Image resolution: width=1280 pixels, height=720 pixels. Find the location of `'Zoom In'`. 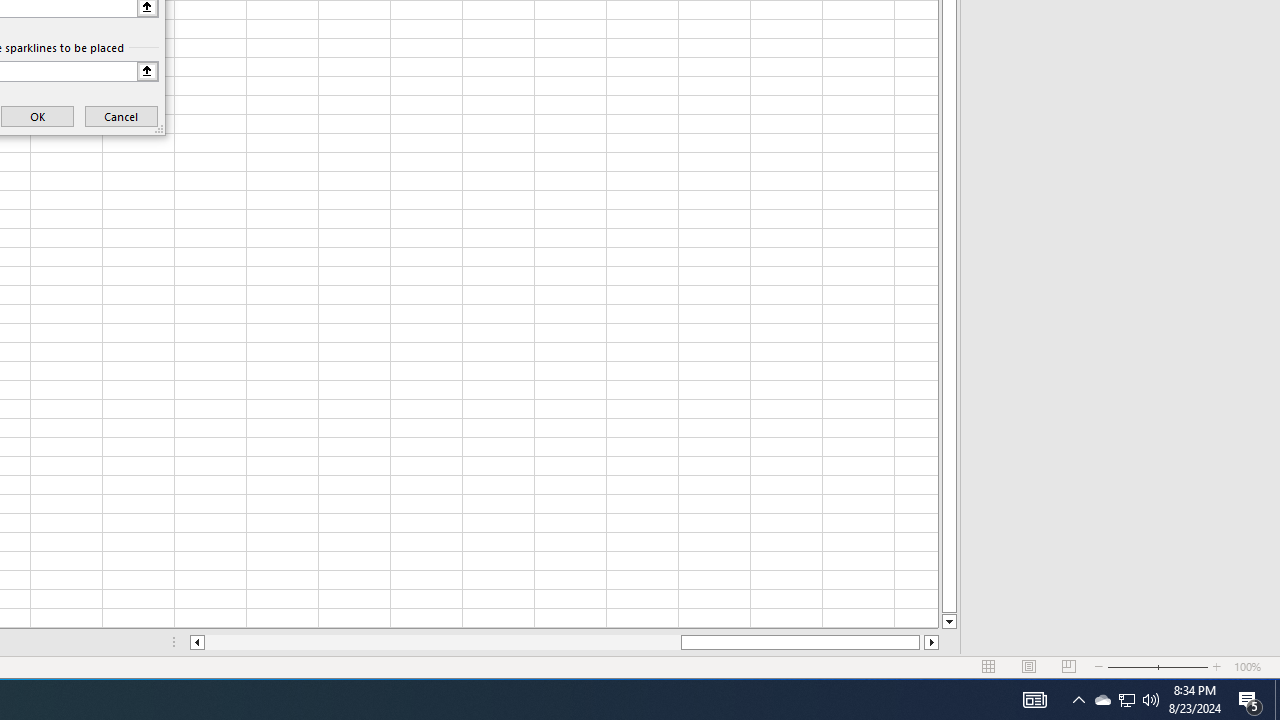

'Zoom In' is located at coordinates (1216, 667).